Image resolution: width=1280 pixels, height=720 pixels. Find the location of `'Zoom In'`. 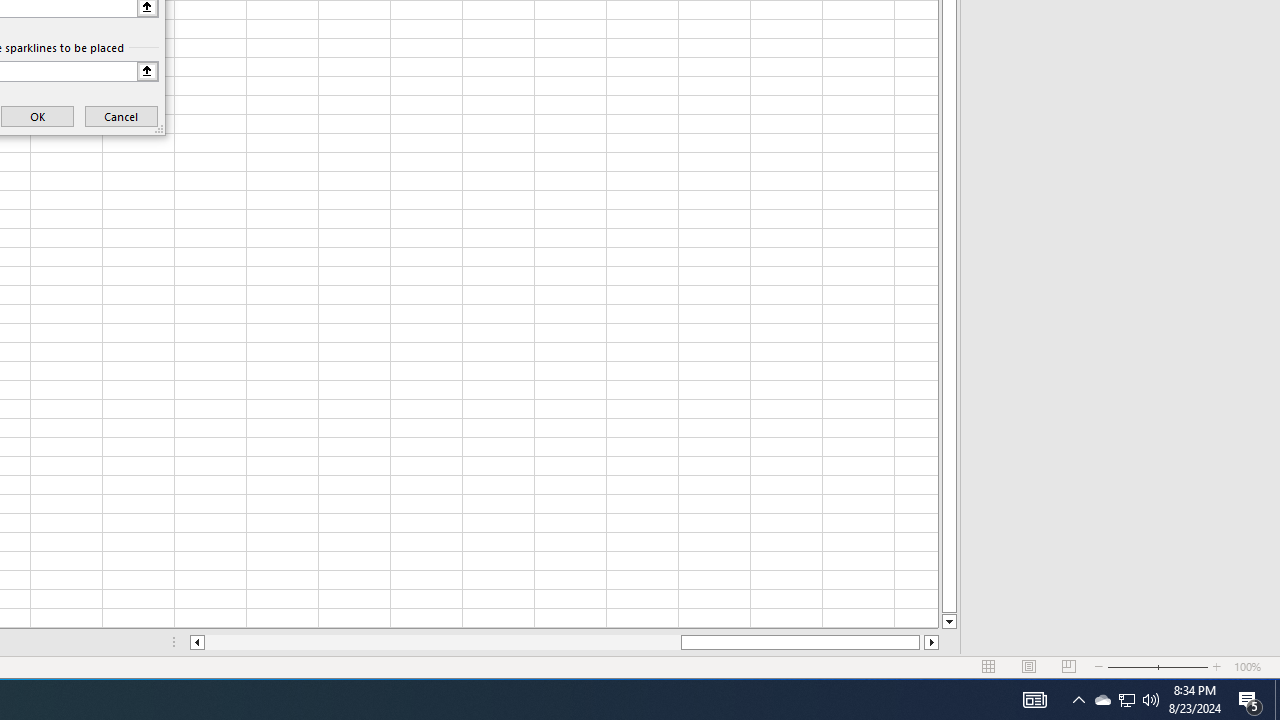

'Zoom In' is located at coordinates (1216, 667).